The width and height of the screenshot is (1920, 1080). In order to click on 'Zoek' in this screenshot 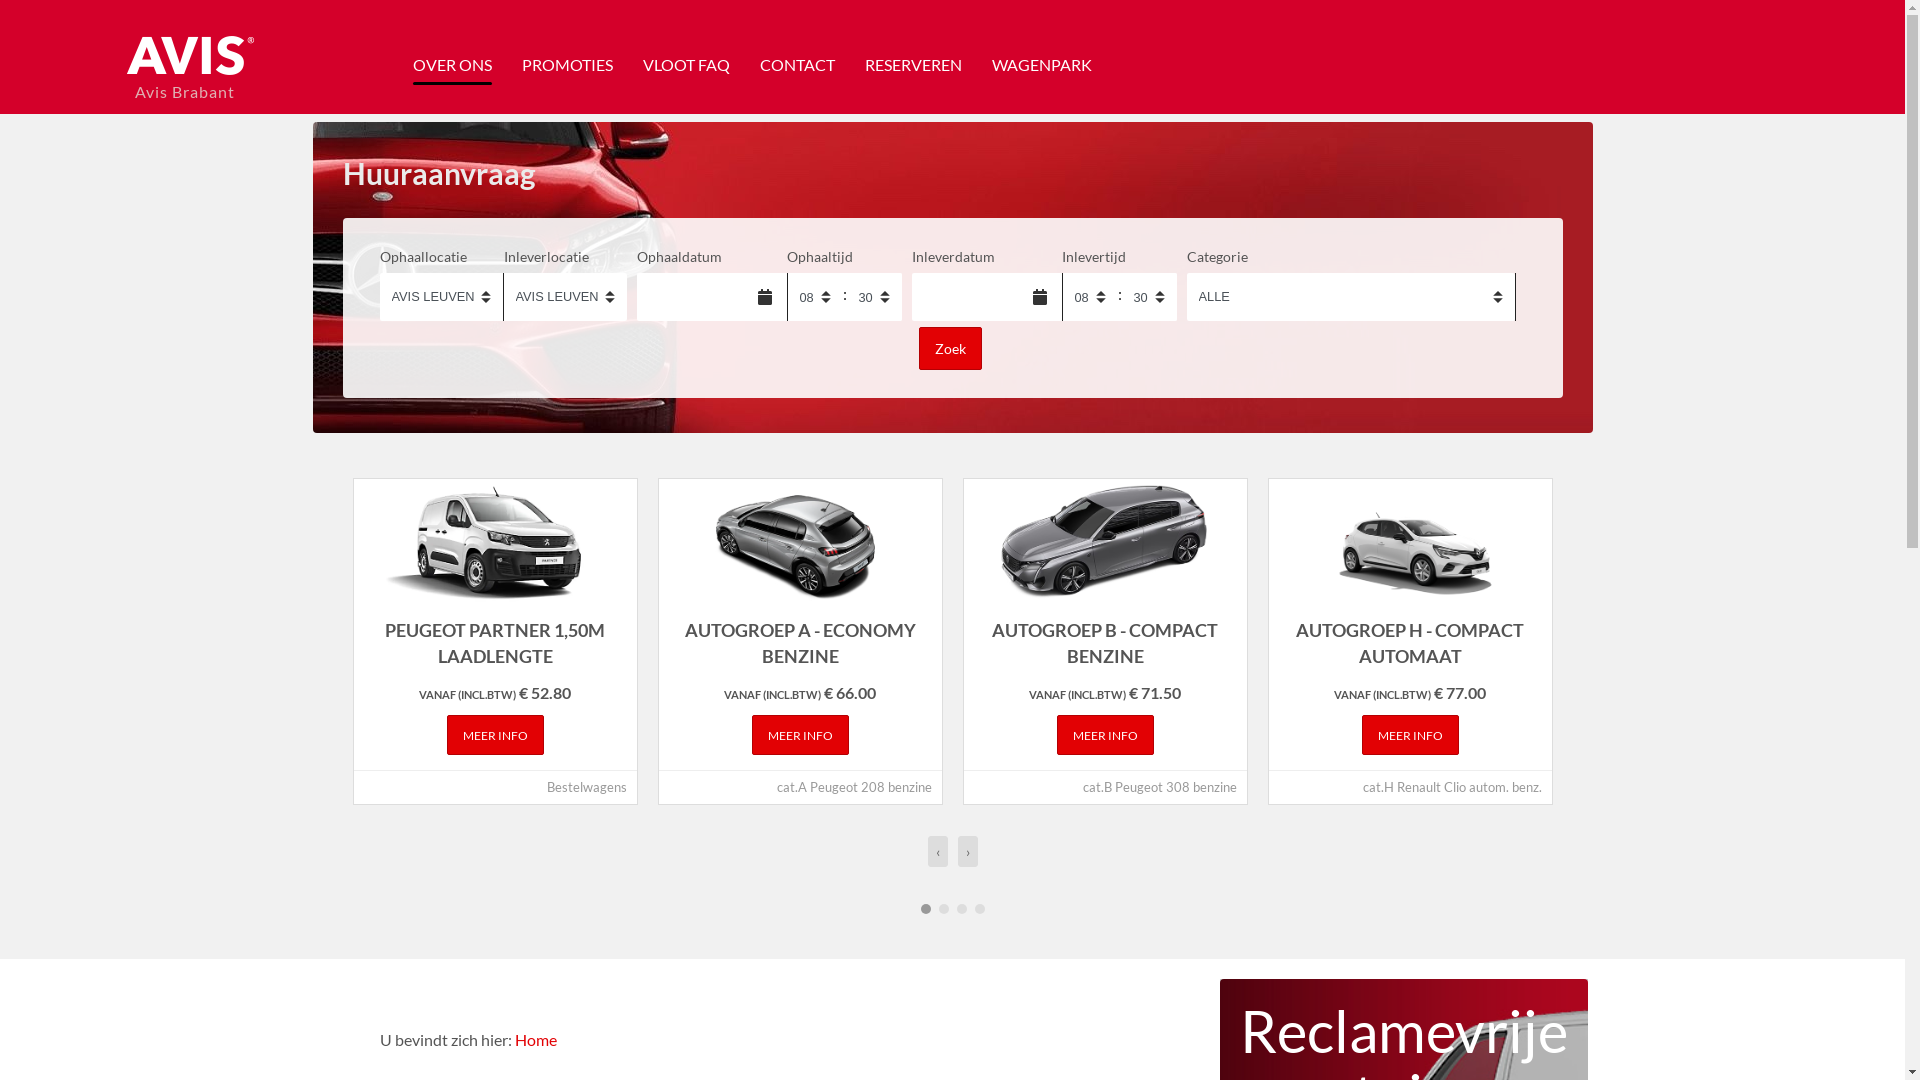, I will do `click(948, 347)`.